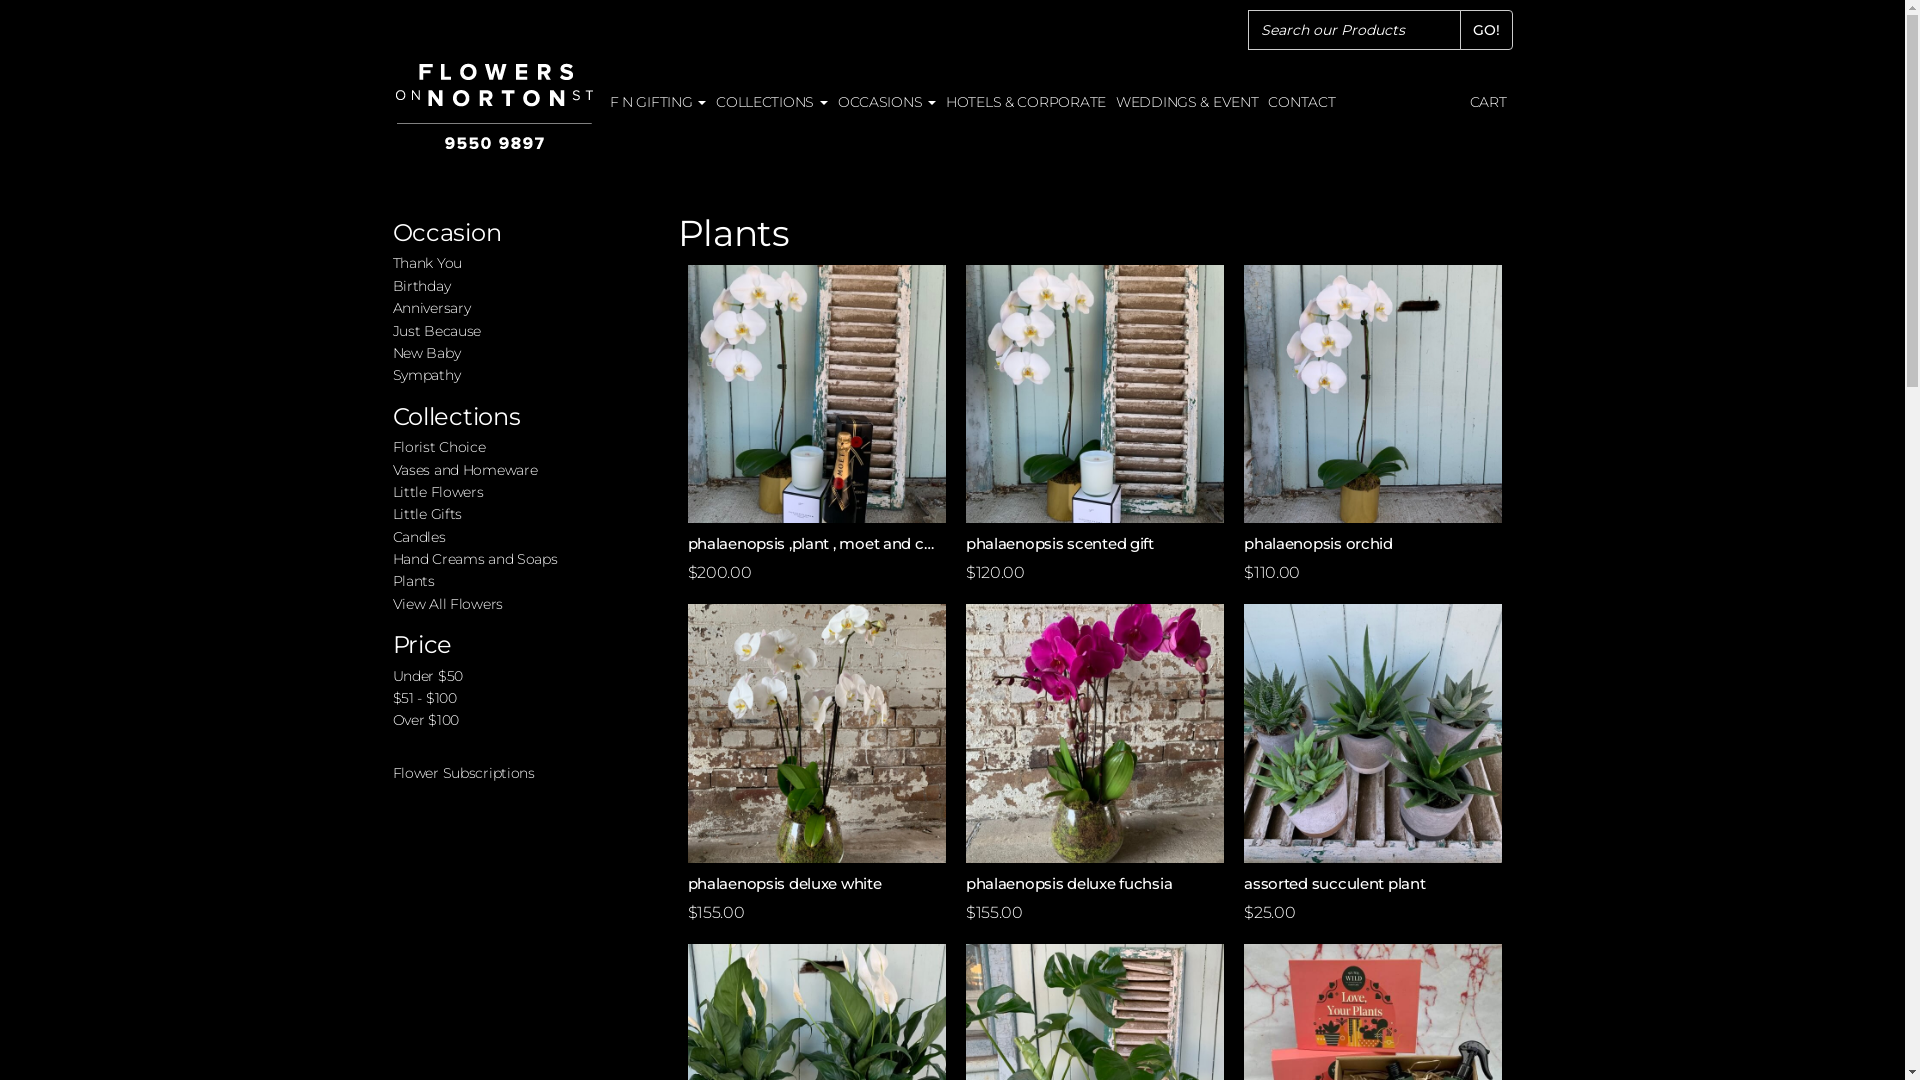  Describe the element at coordinates (435, 330) in the screenshot. I see `'Just Because'` at that location.